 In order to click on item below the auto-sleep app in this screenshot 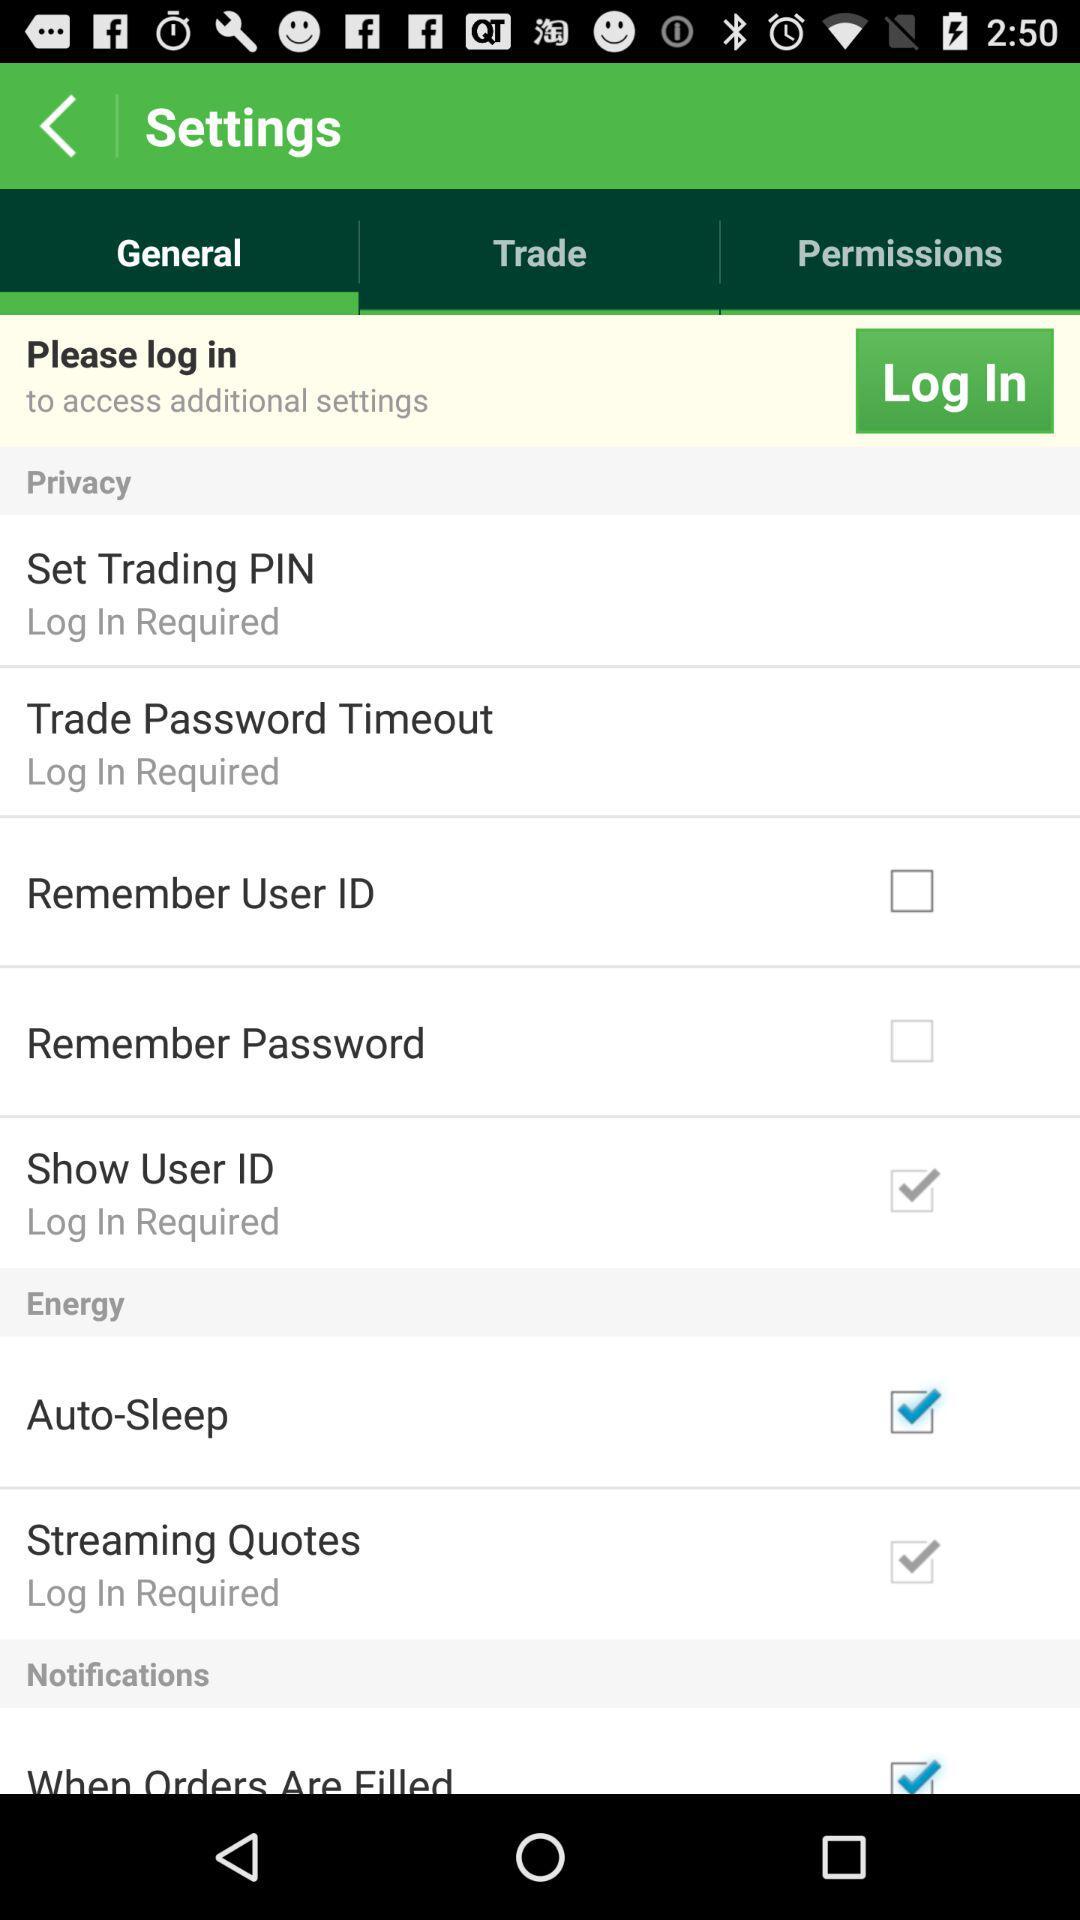, I will do `click(193, 1537)`.